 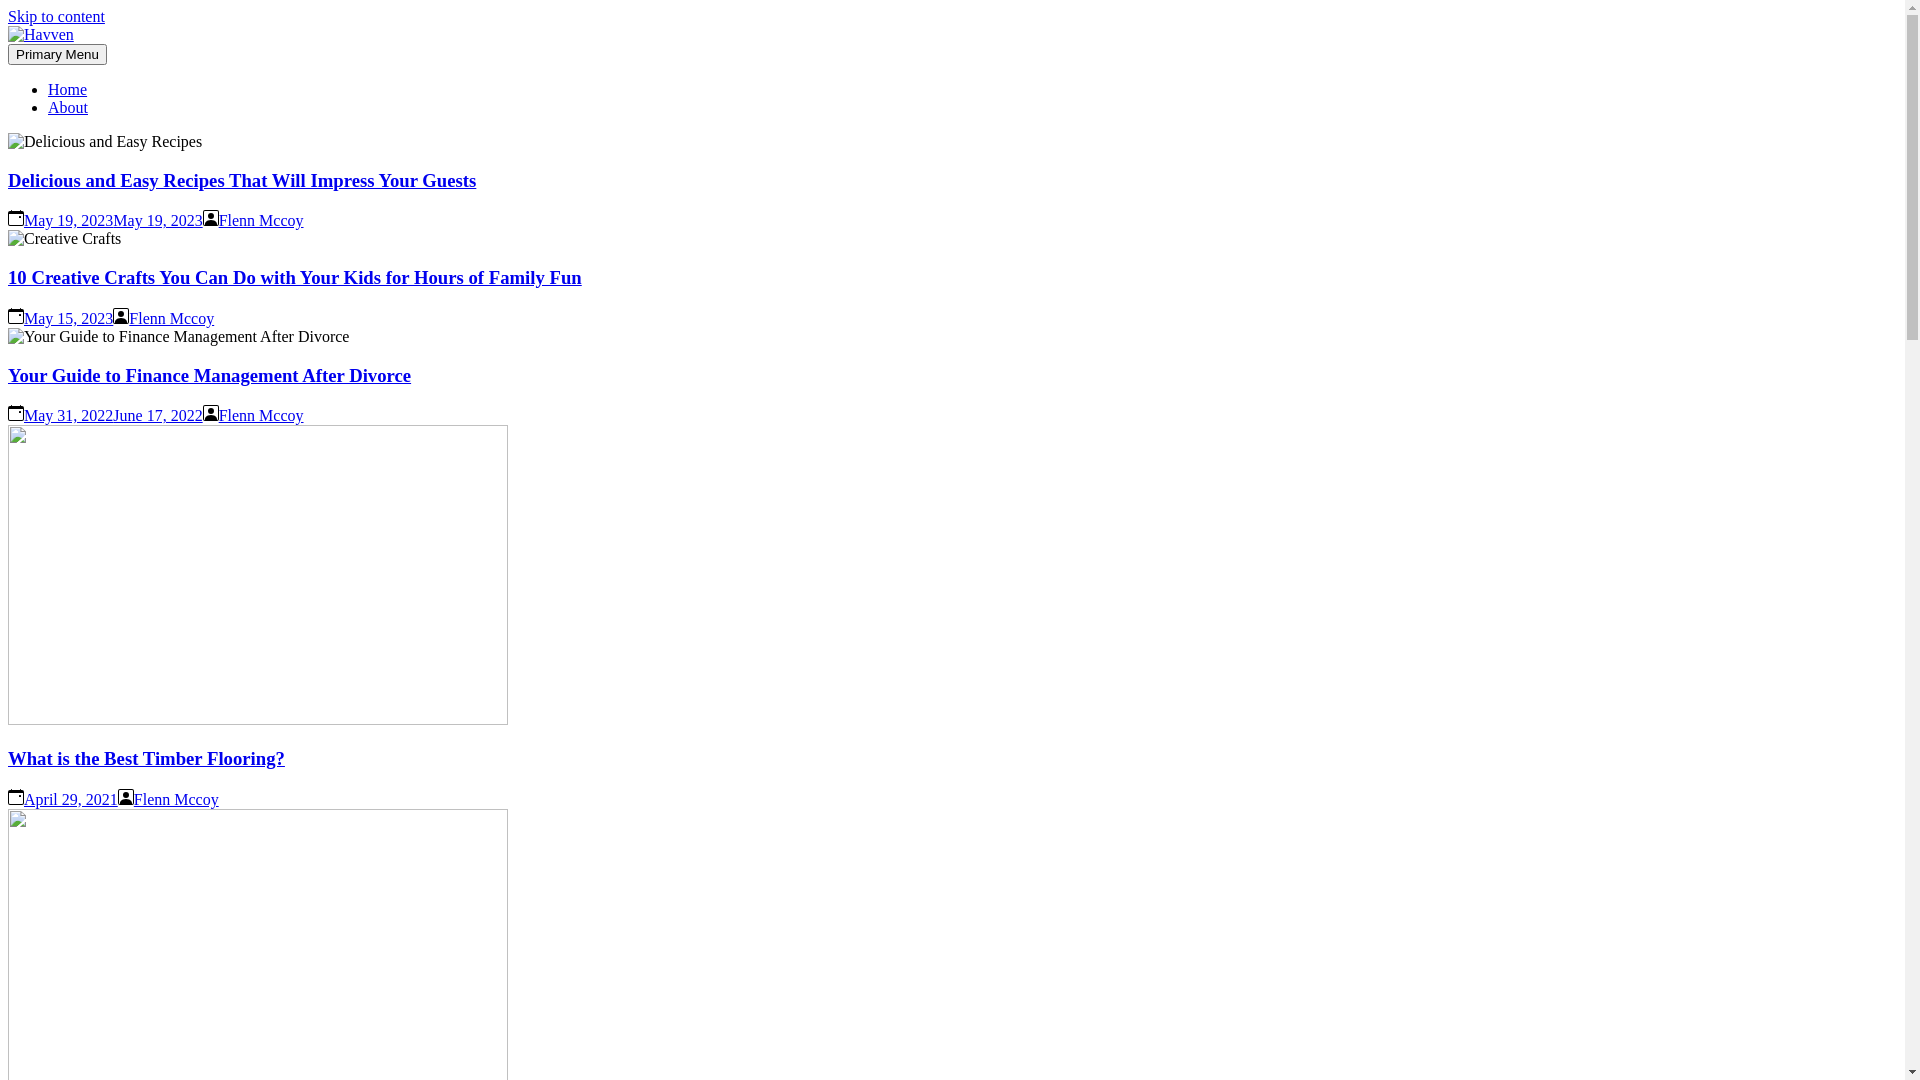 I want to click on 'April 29, 2021', so click(x=71, y=798).